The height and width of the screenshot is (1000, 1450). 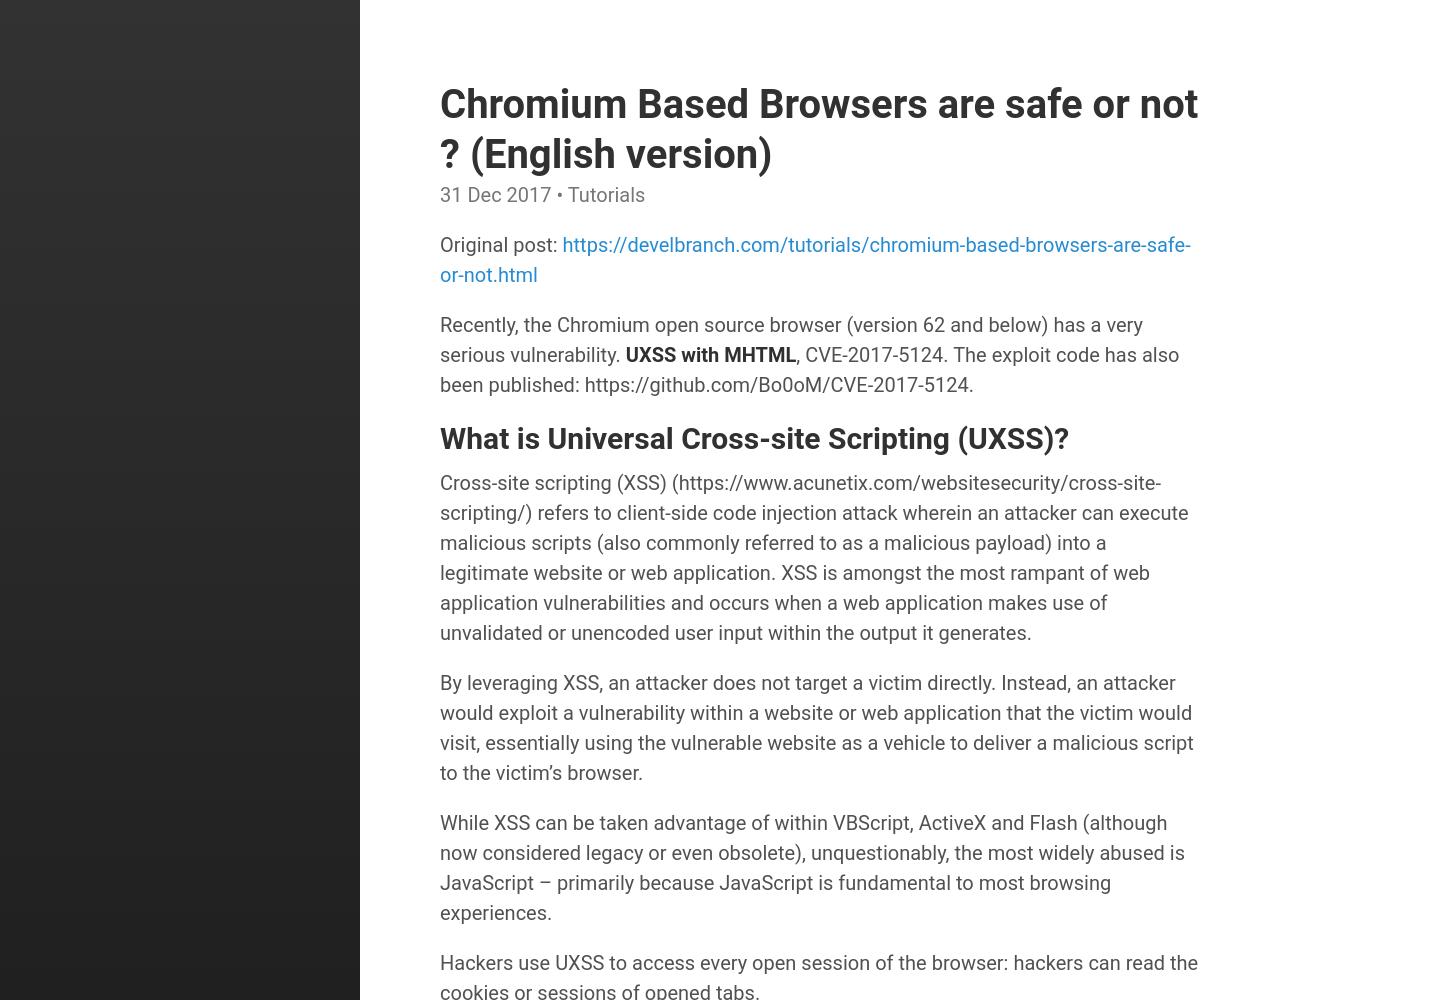 I want to click on 'Cross-site scripting (XSS) (https://www.acunetix.com/websitesecurity/cross-site-scripting/) refers to client-side code injection attack wherein an attacker can execute malicious scripts (also commonly referred to as a malicious payload) into a legitimate website or web application. XSS is amongst the most rampant of web application vulnerabilities and occurs when a web application makes use of unvalidated or unencoded user input within the output it generates.', so click(x=814, y=557).